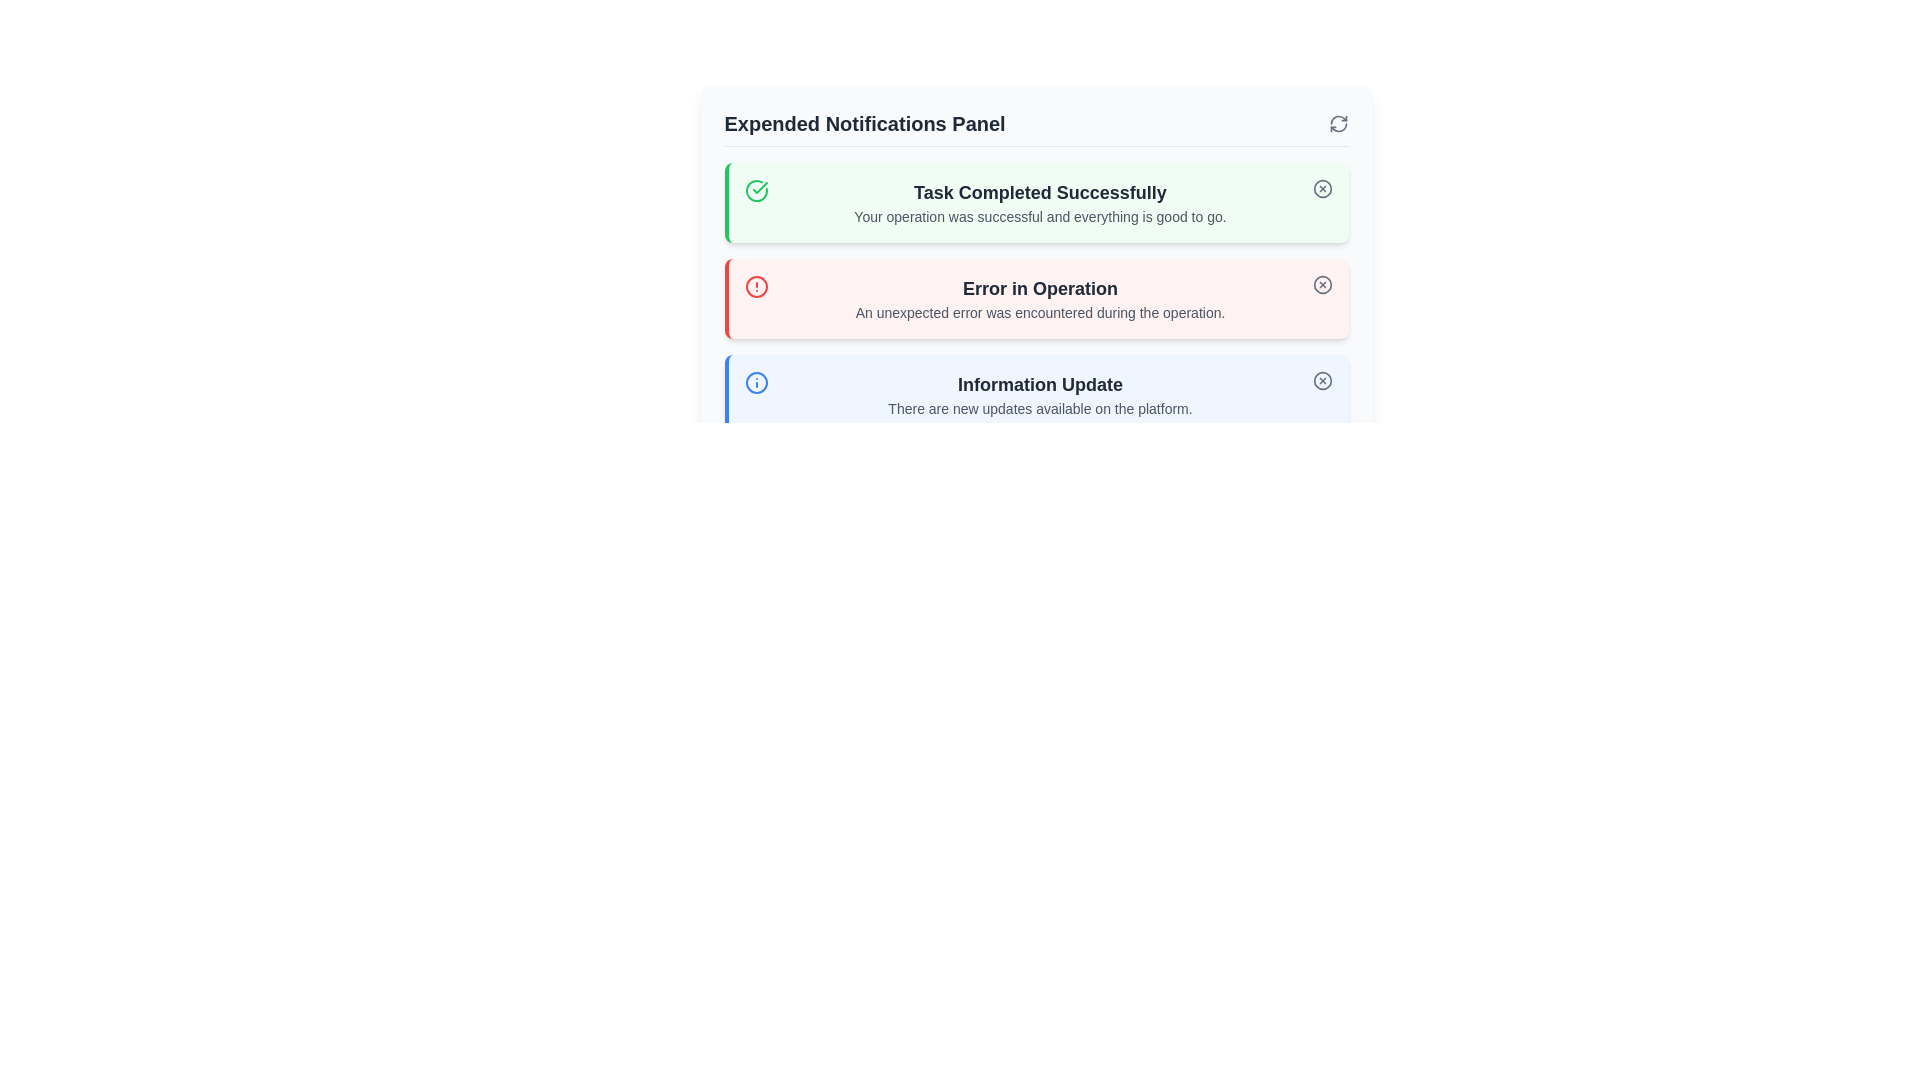 Image resolution: width=1920 pixels, height=1080 pixels. What do you see at coordinates (1040, 299) in the screenshot?
I see `the error notification card containing the bold heading 'Error in Operation' and the paragraph 'An unexpected error was encountered during the operation.'` at bounding box center [1040, 299].